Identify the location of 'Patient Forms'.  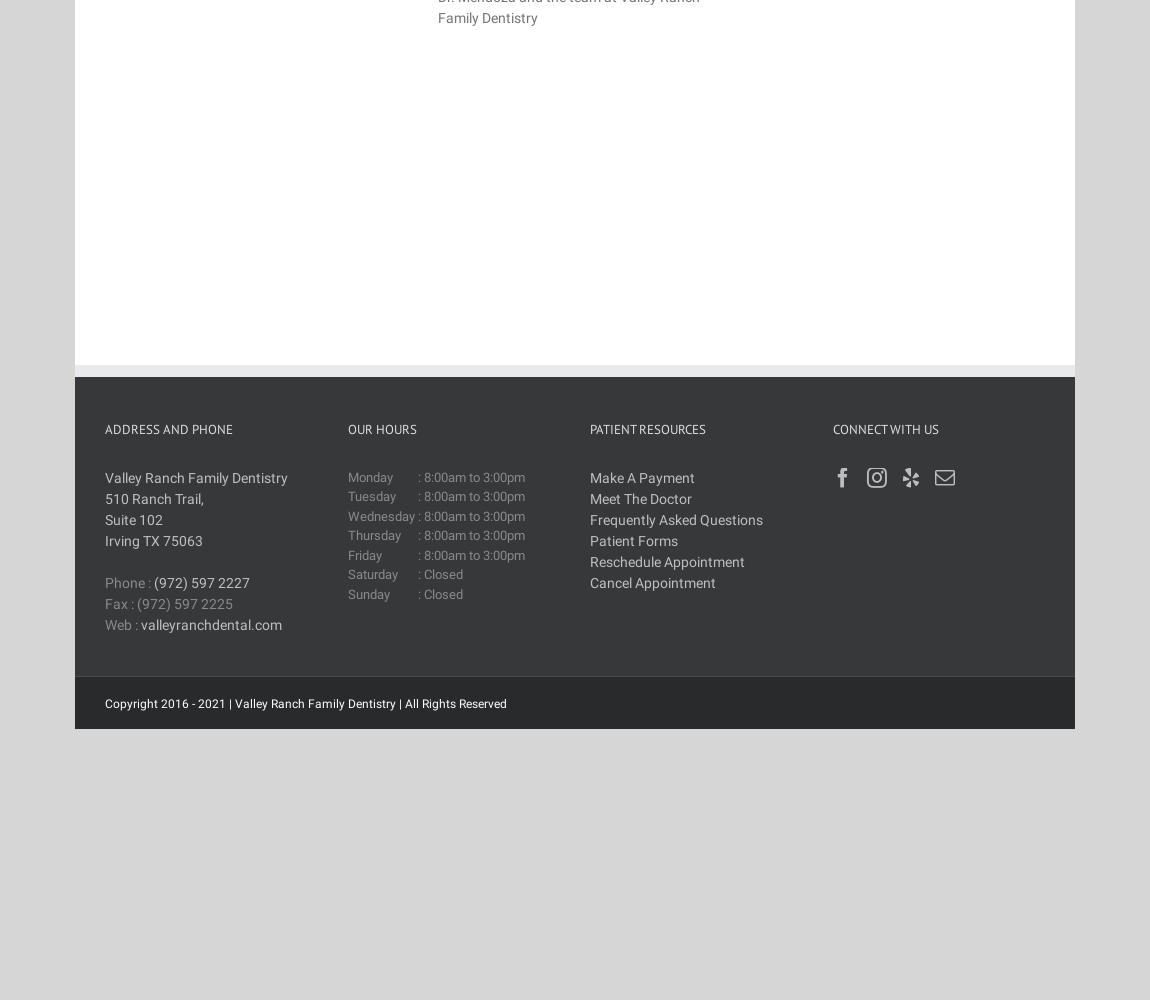
(588, 540).